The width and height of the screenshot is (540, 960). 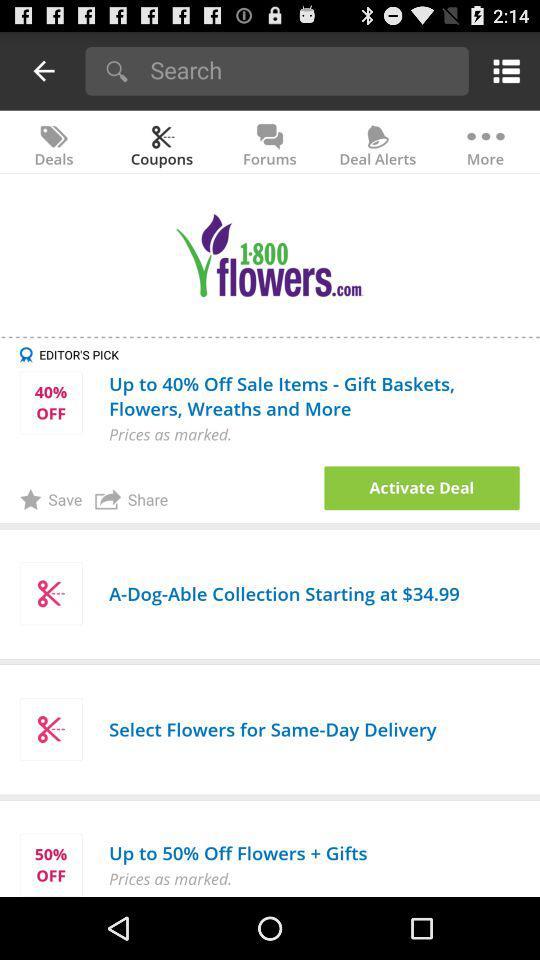 What do you see at coordinates (271, 728) in the screenshot?
I see `the select flowers for item` at bounding box center [271, 728].